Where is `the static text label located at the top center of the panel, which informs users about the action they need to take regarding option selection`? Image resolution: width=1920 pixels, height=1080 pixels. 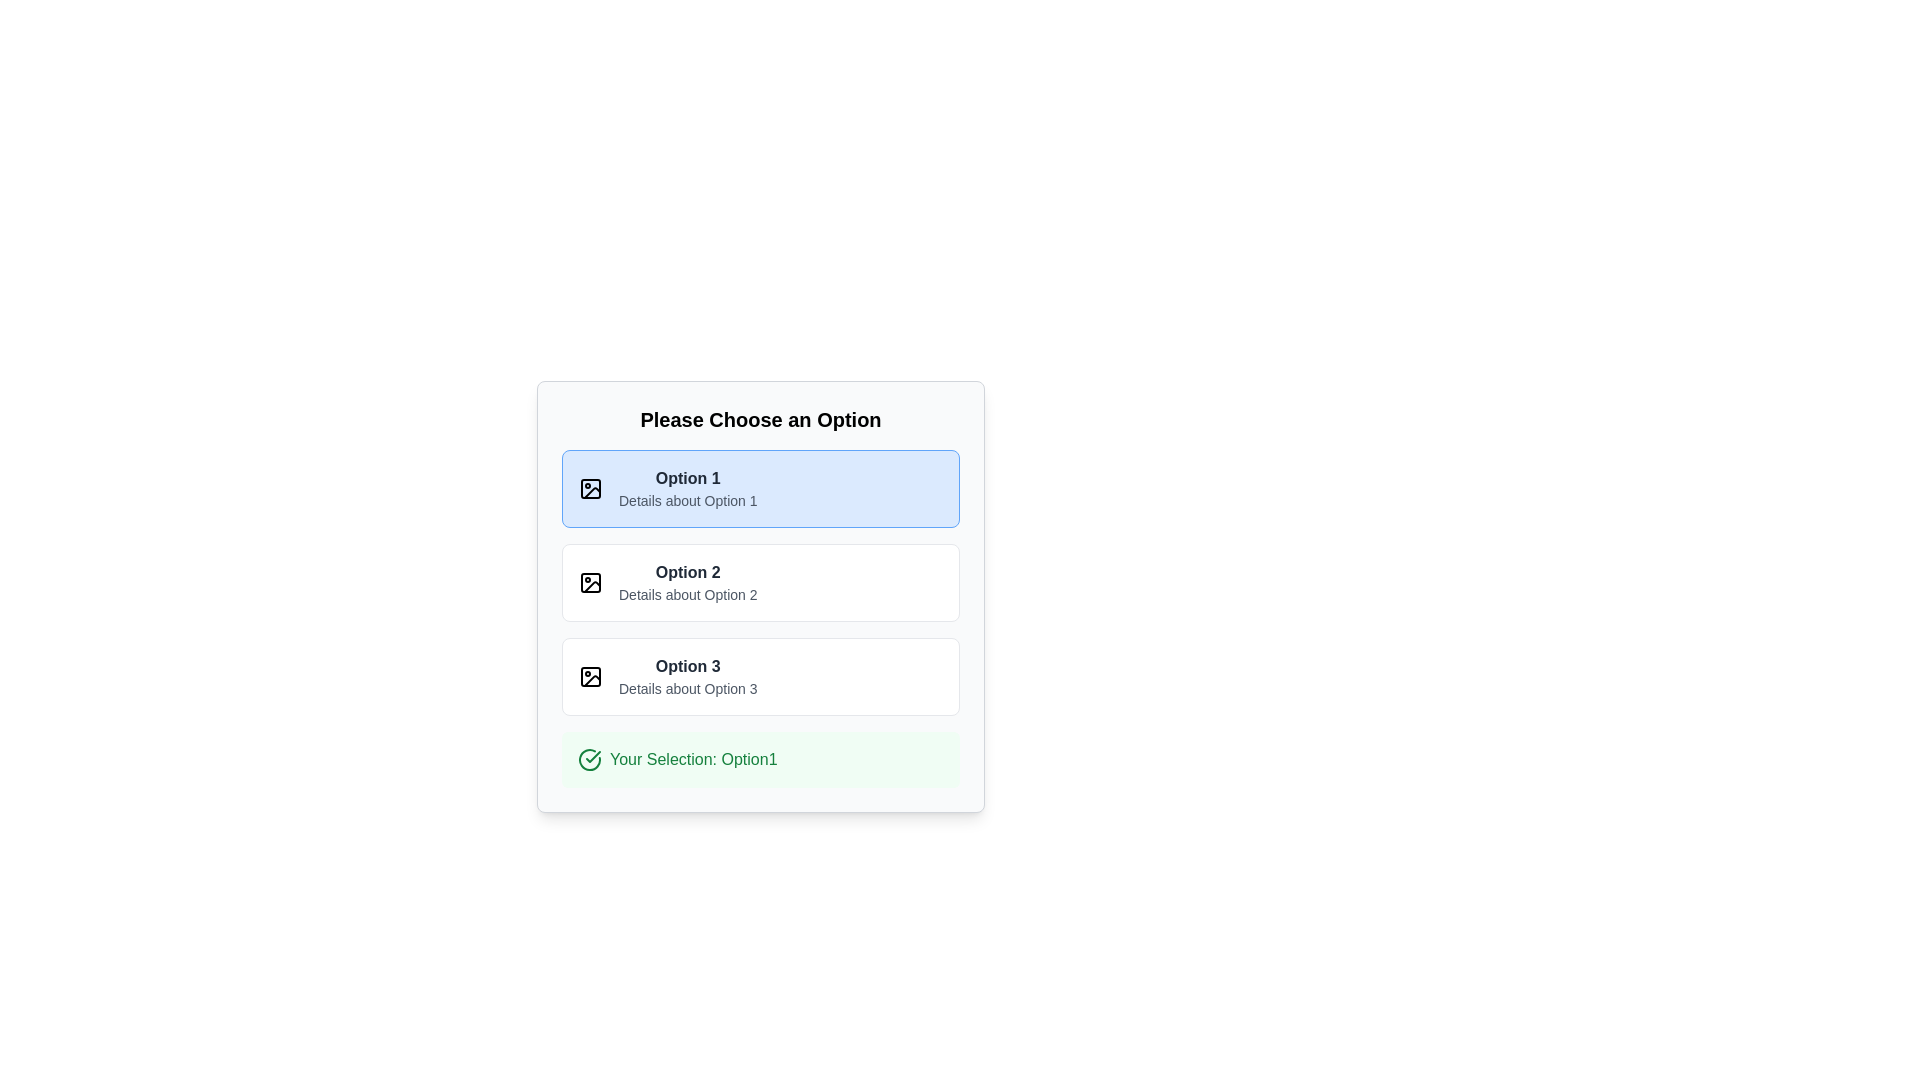 the static text label located at the top center of the panel, which informs users about the action they need to take regarding option selection is located at coordinates (760, 419).